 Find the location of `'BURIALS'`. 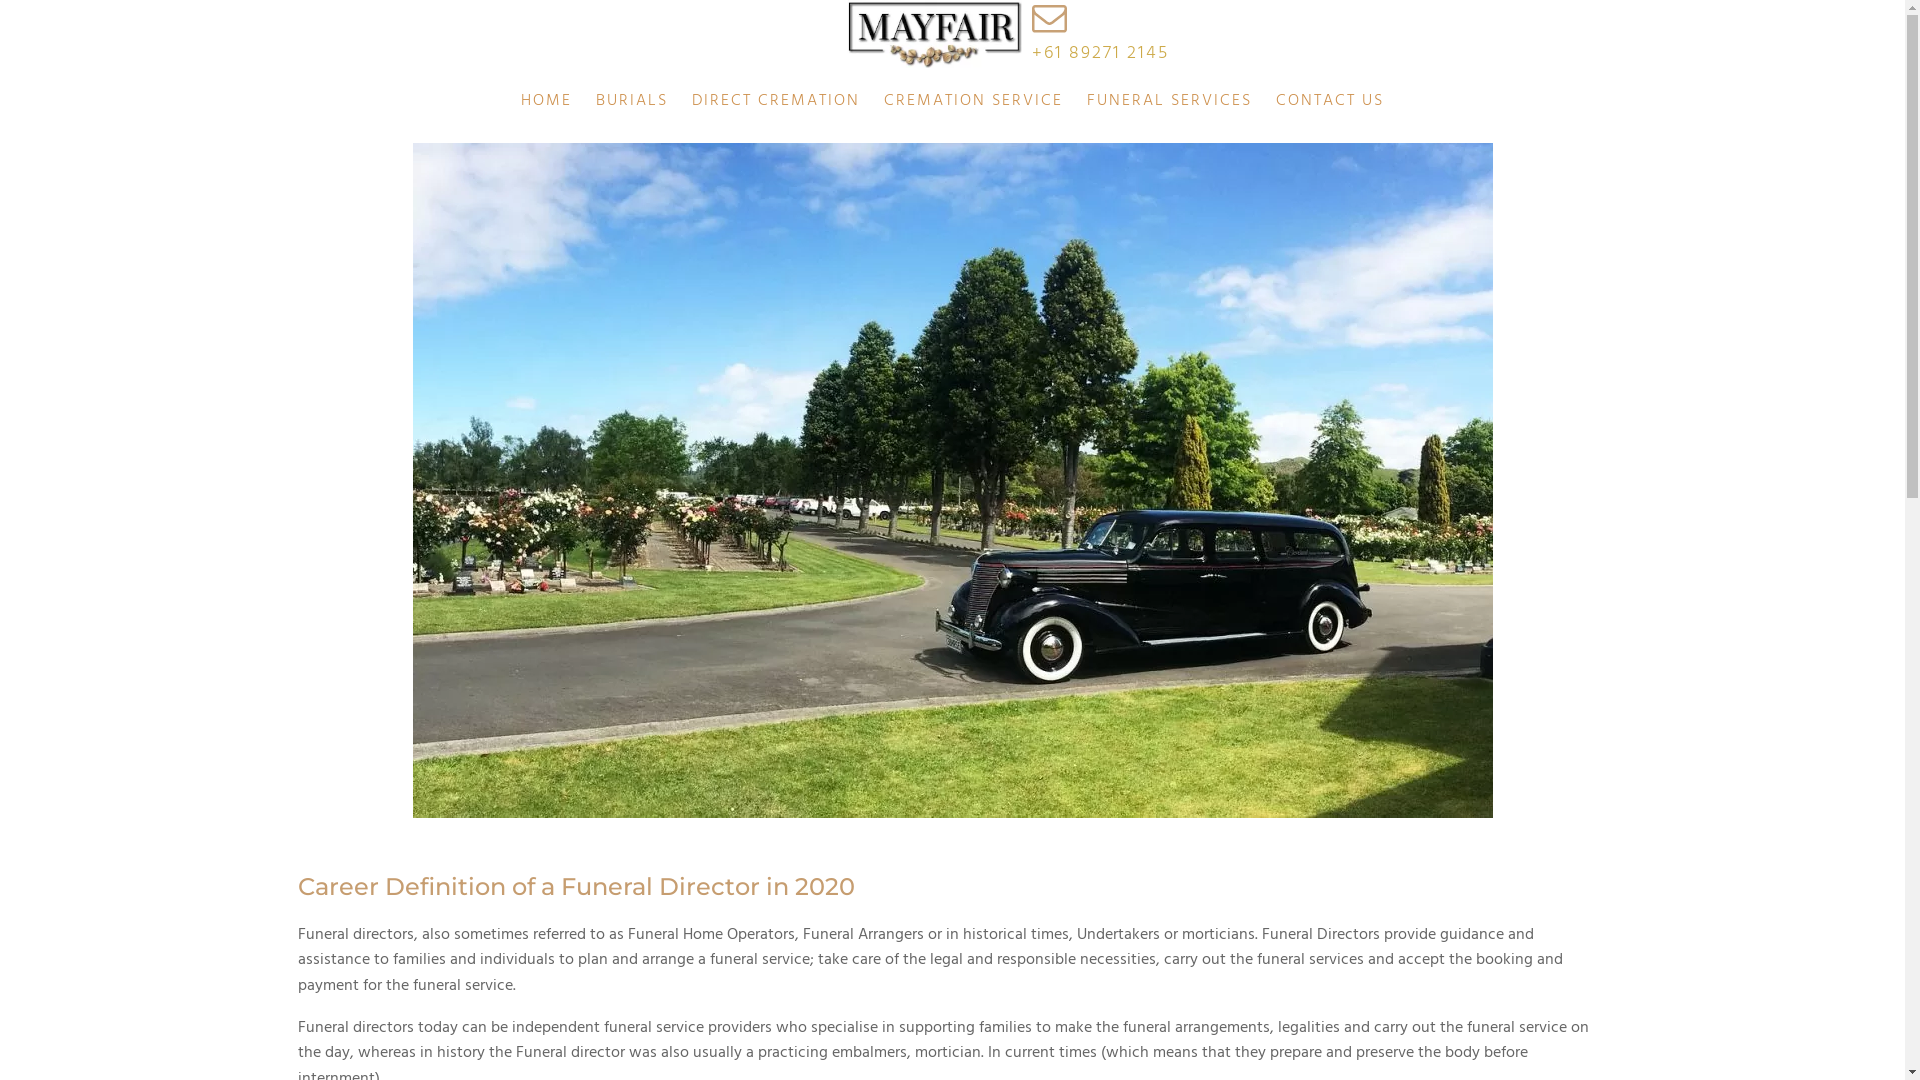

'BURIALS' is located at coordinates (631, 101).